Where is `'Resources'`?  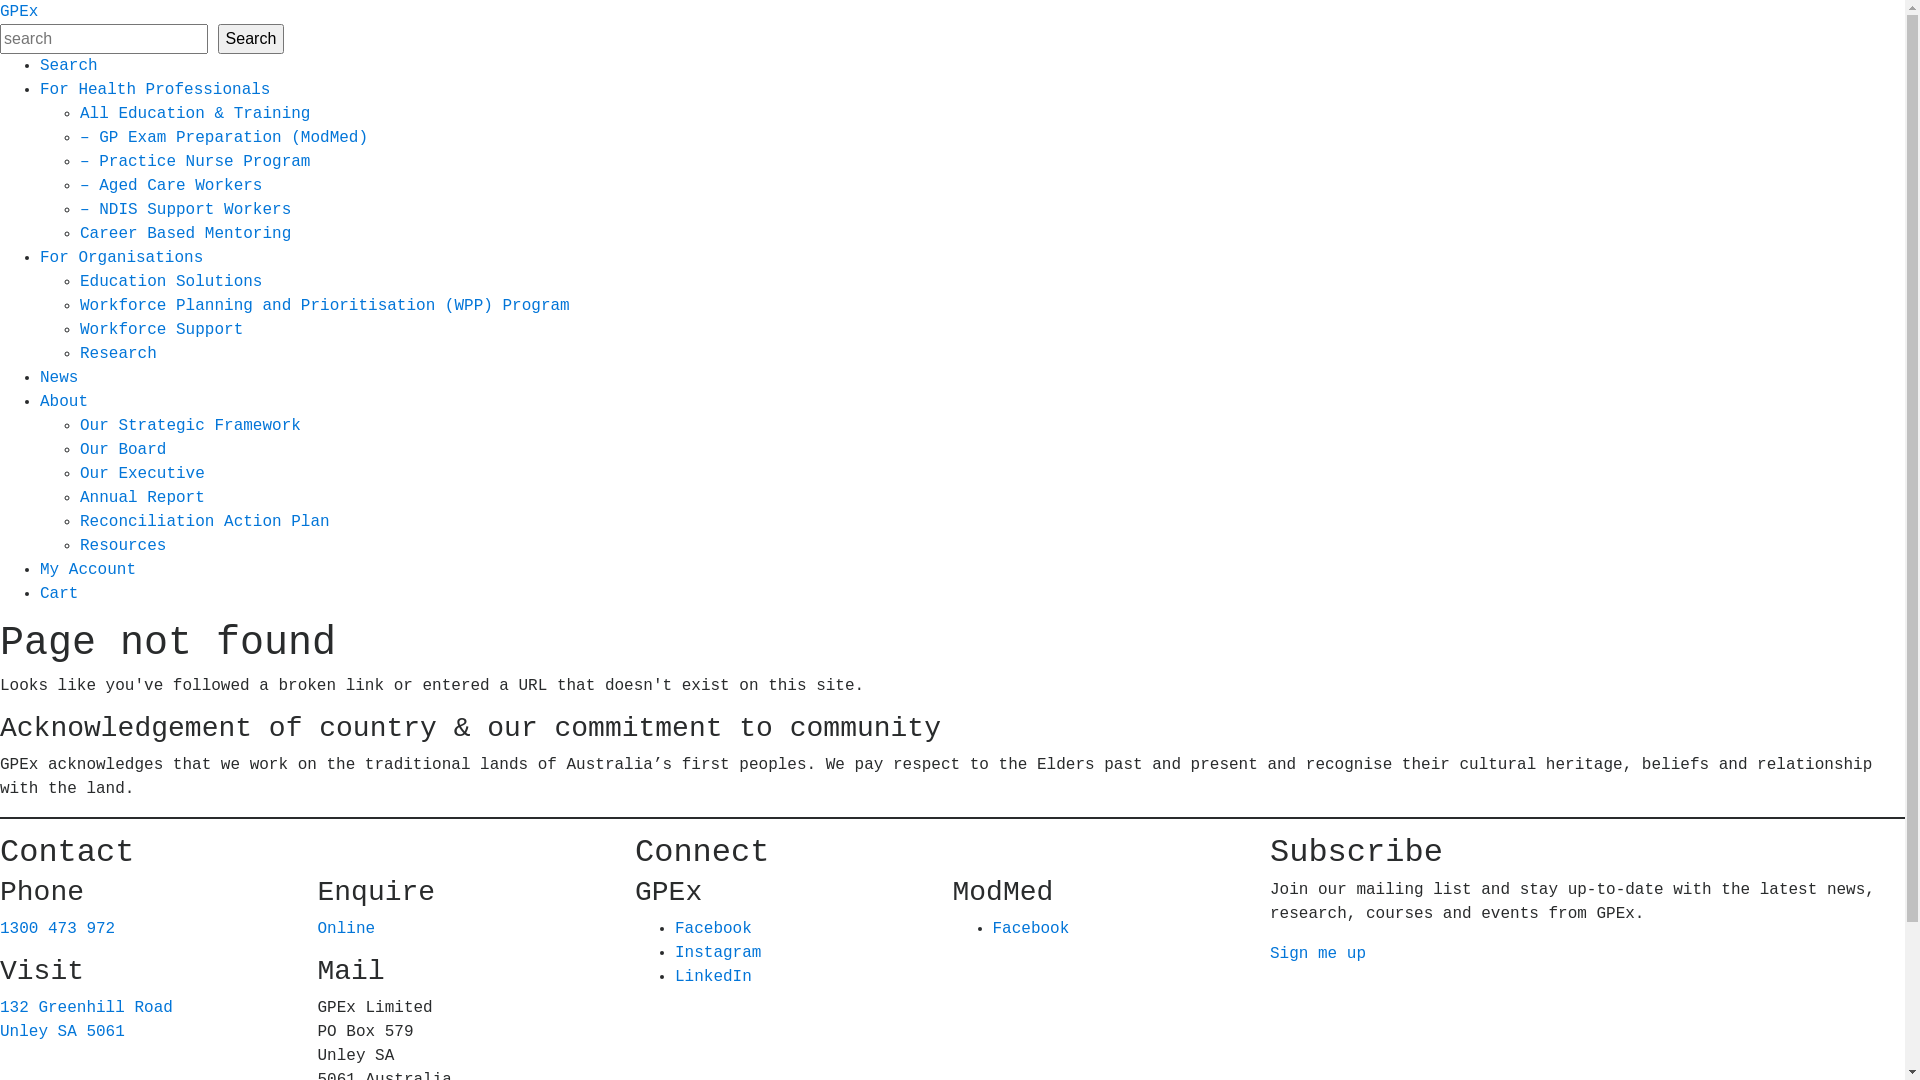 'Resources' is located at coordinates (122, 546).